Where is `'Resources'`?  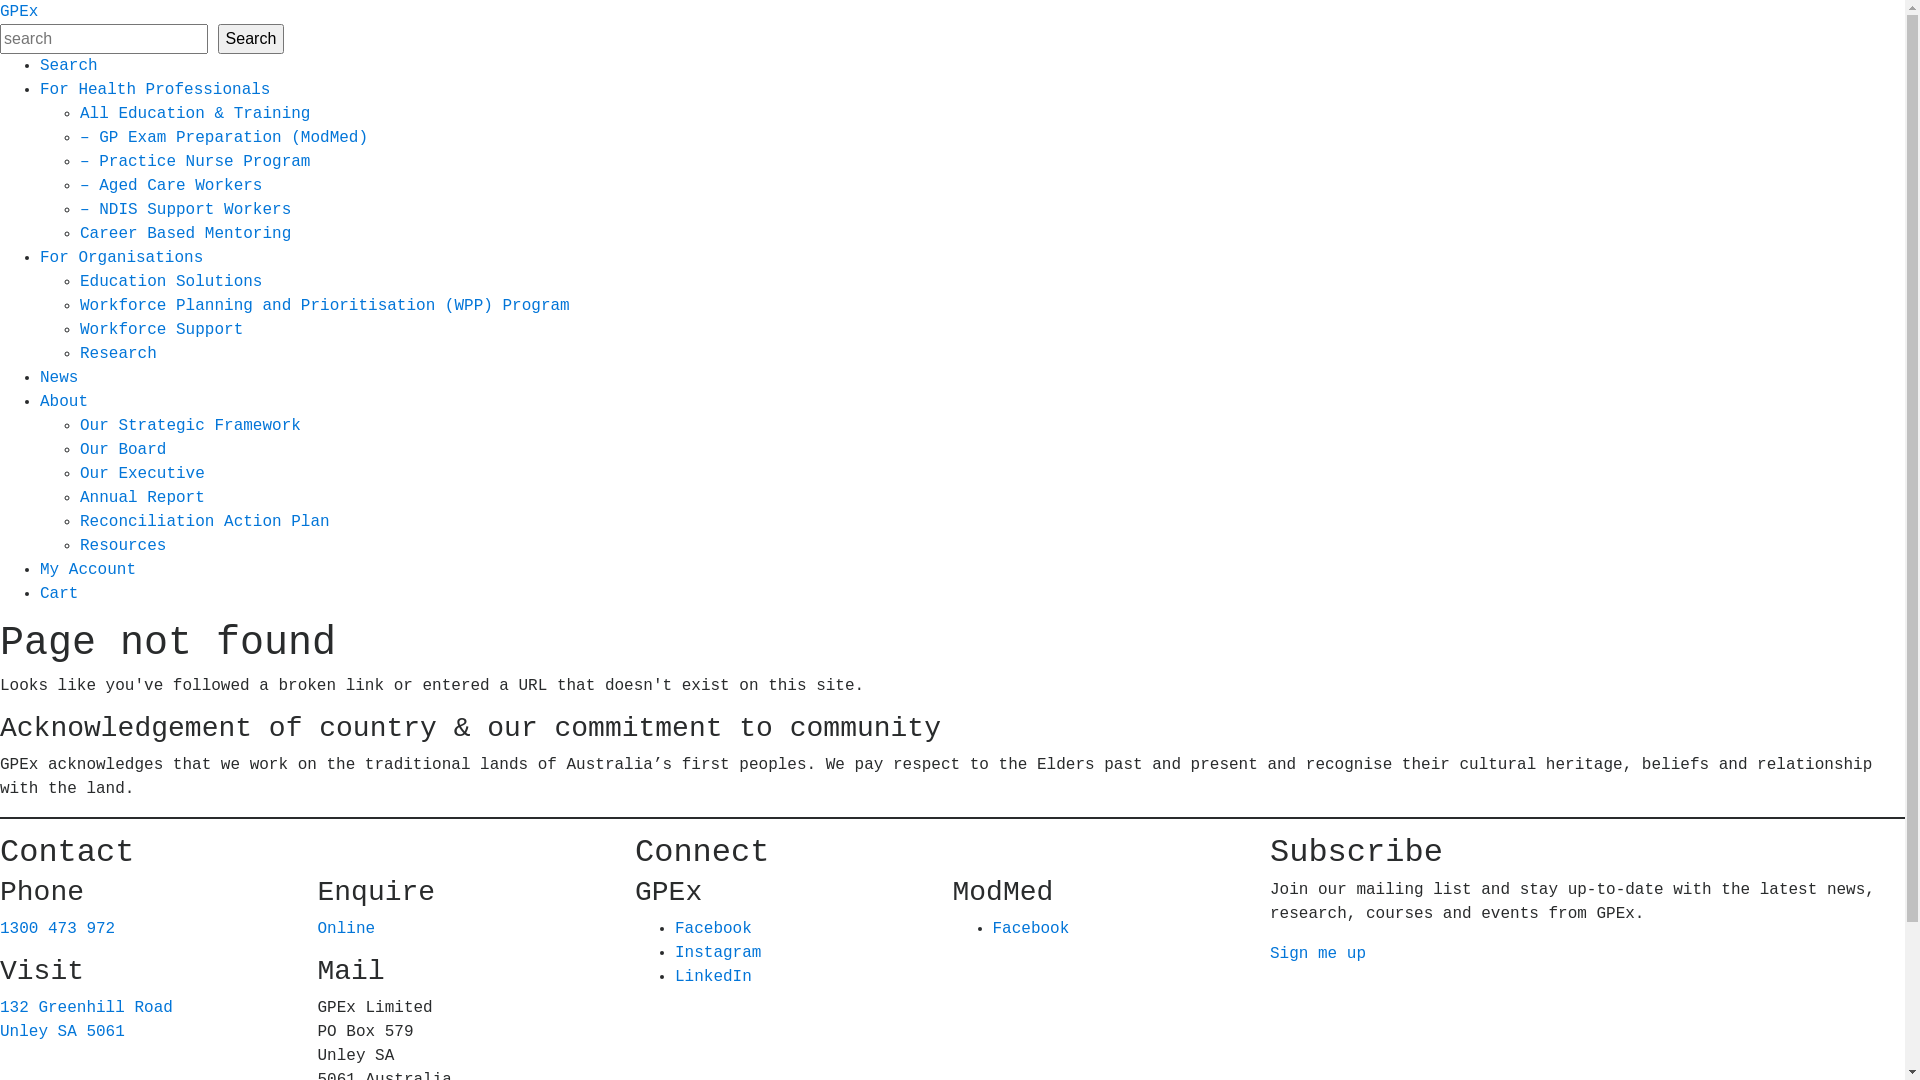 'Resources' is located at coordinates (122, 546).